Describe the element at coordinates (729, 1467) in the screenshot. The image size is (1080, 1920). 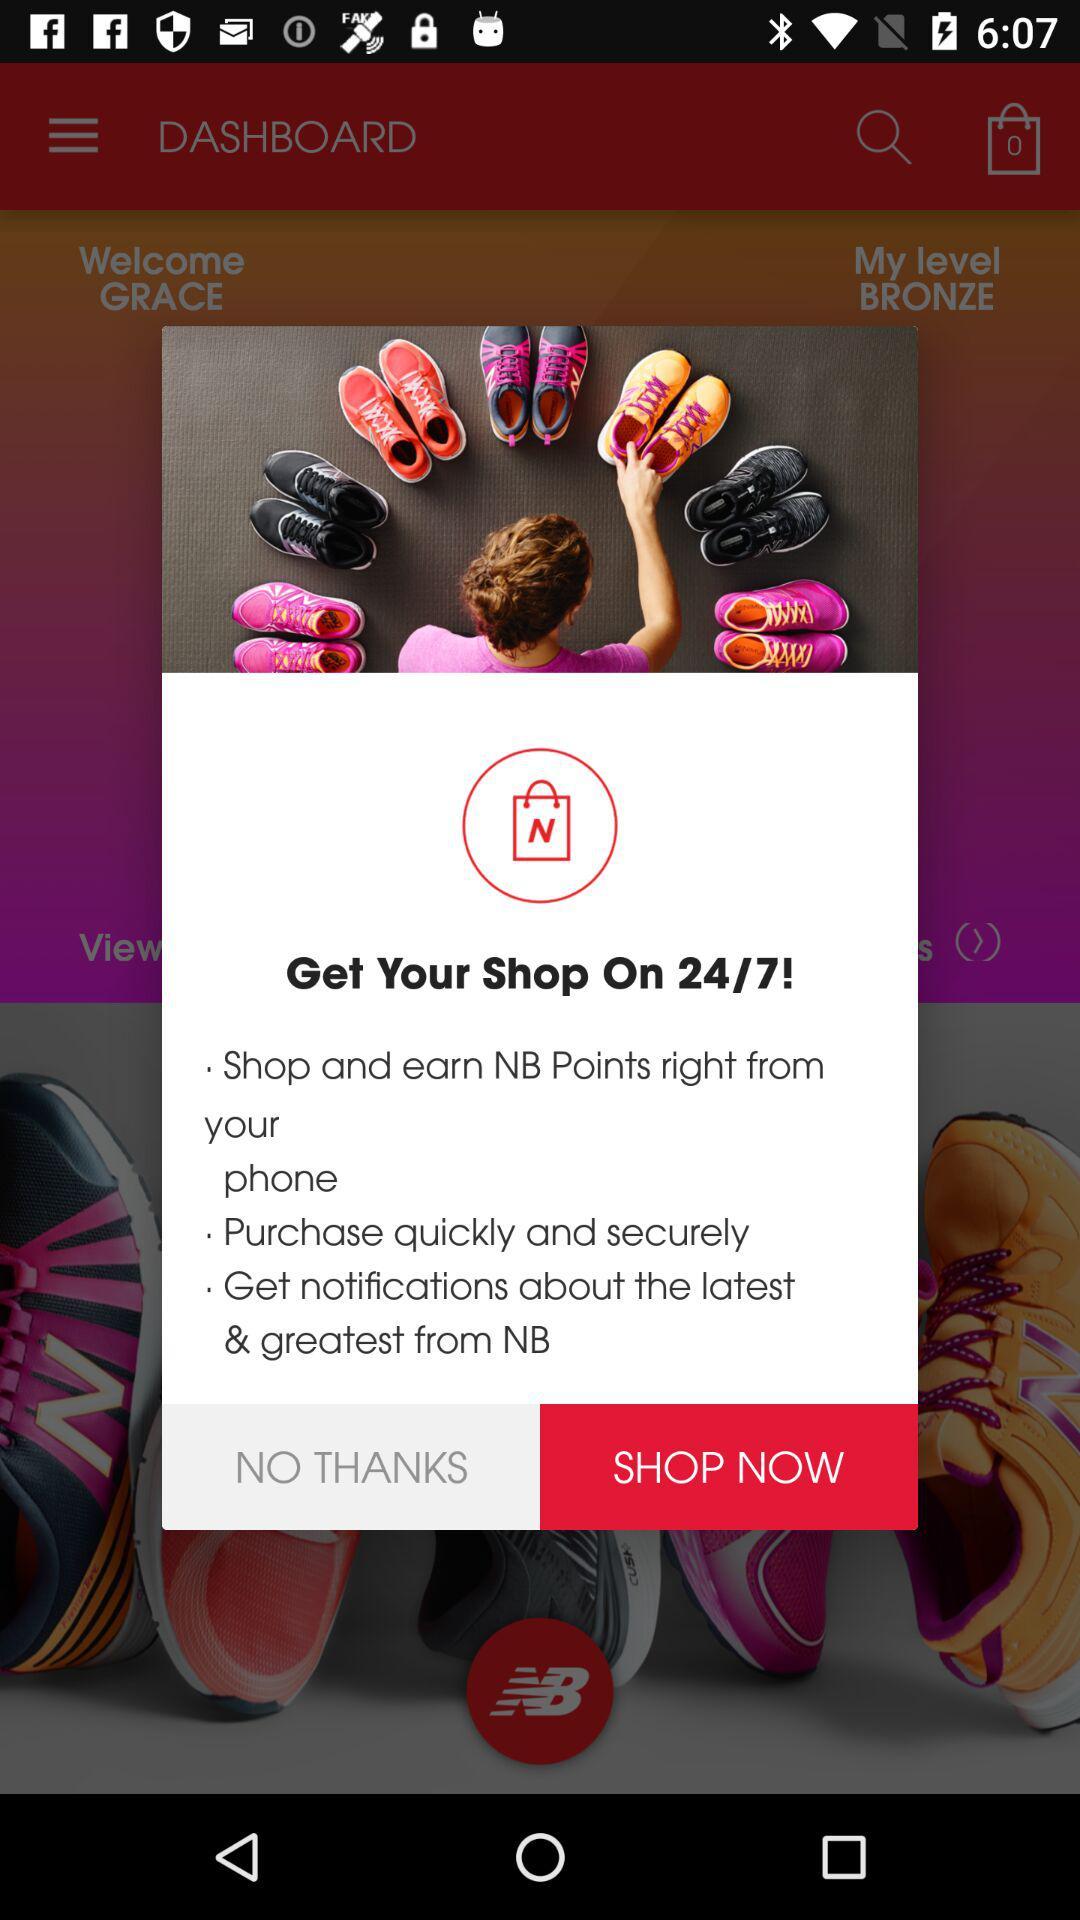
I see `the item below shop and earn item` at that location.